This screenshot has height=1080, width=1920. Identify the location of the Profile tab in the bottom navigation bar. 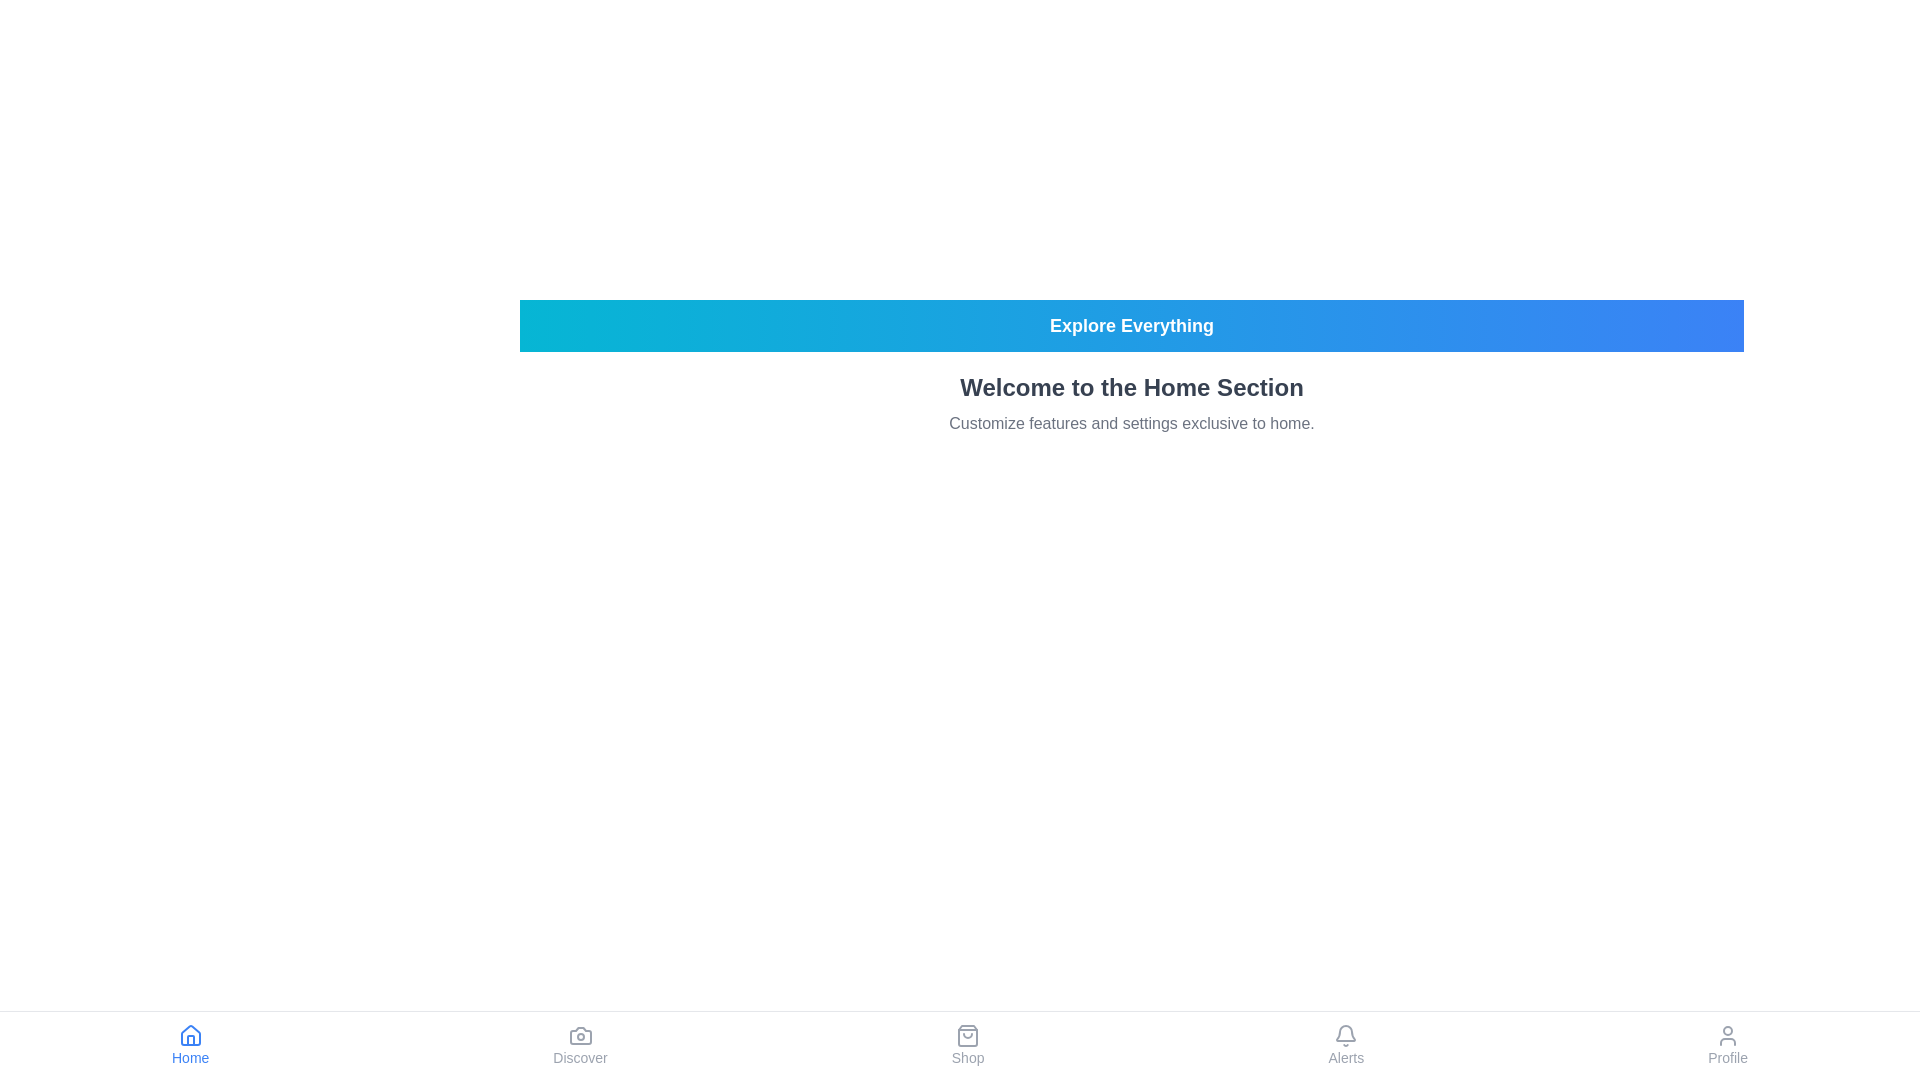
(1727, 1044).